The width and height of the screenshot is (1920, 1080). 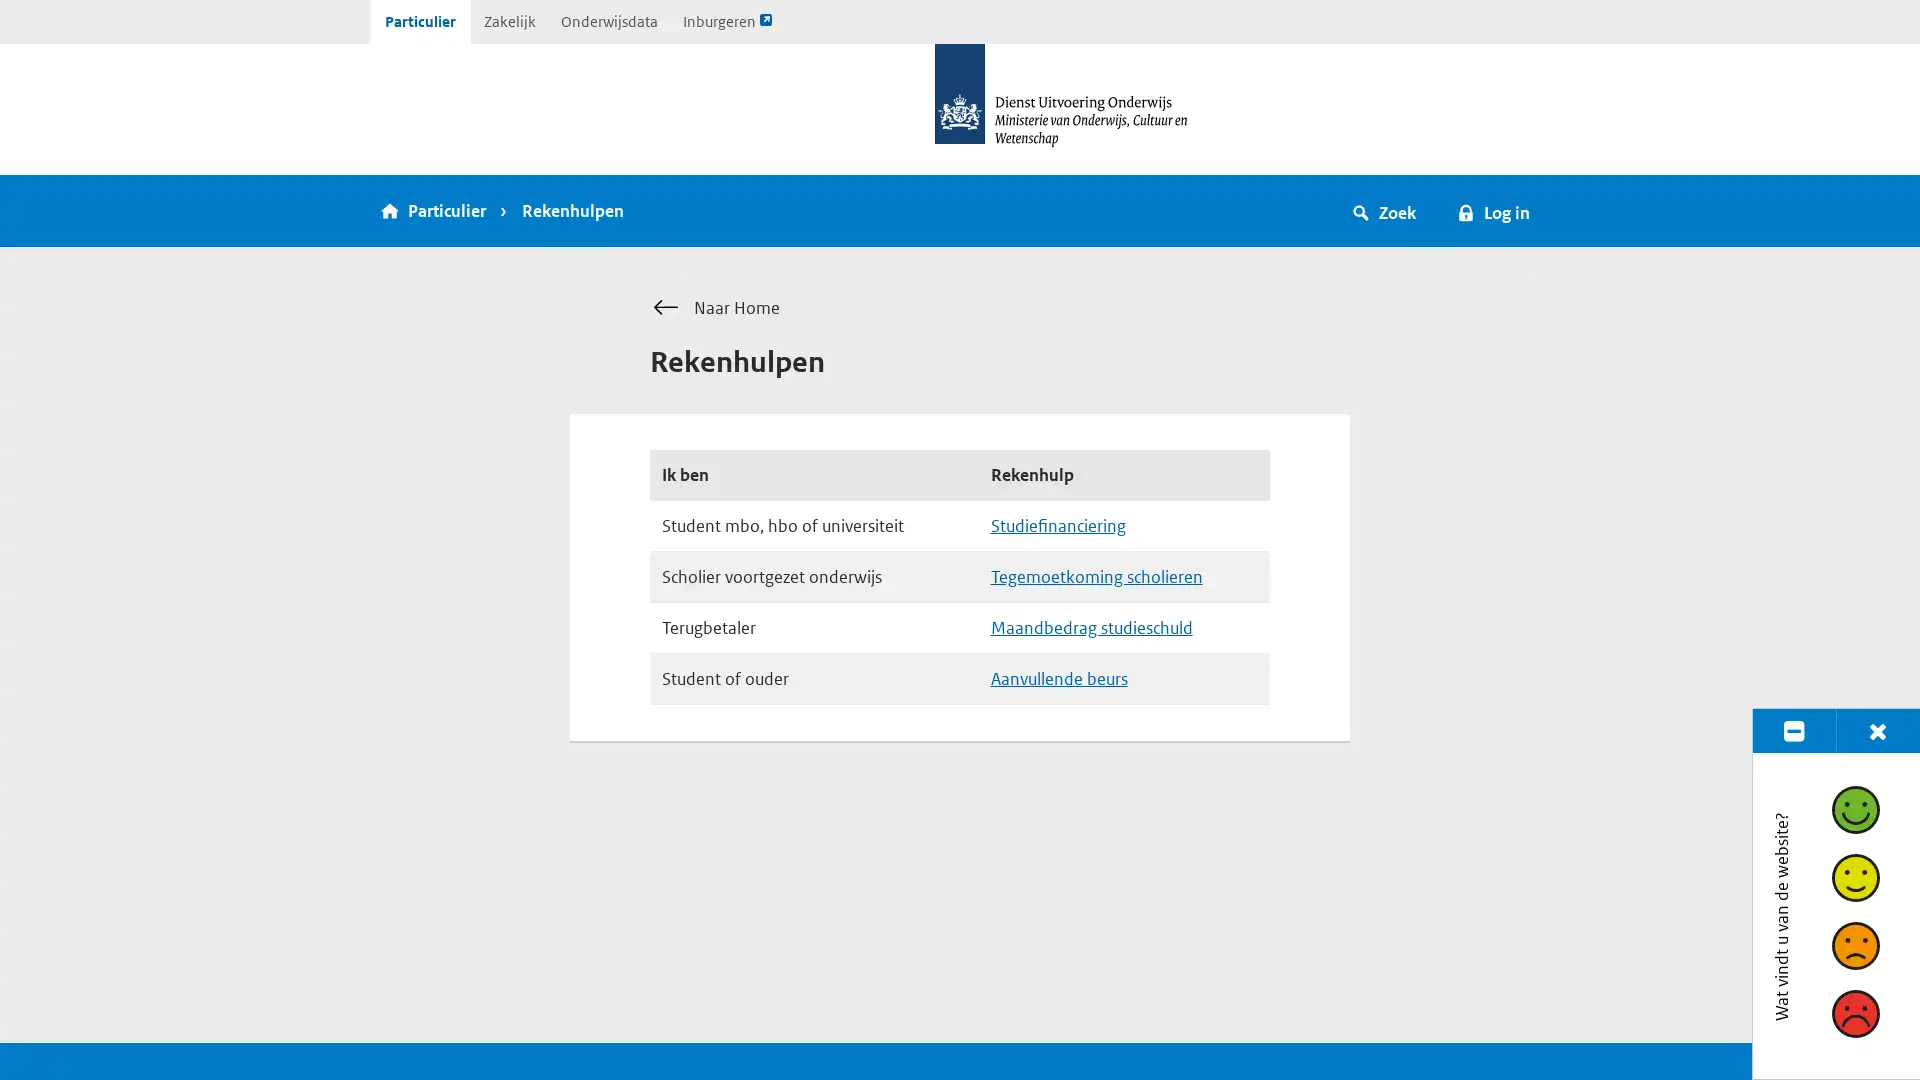 What do you see at coordinates (1853, 875) in the screenshot?
I see `Redelijk` at bounding box center [1853, 875].